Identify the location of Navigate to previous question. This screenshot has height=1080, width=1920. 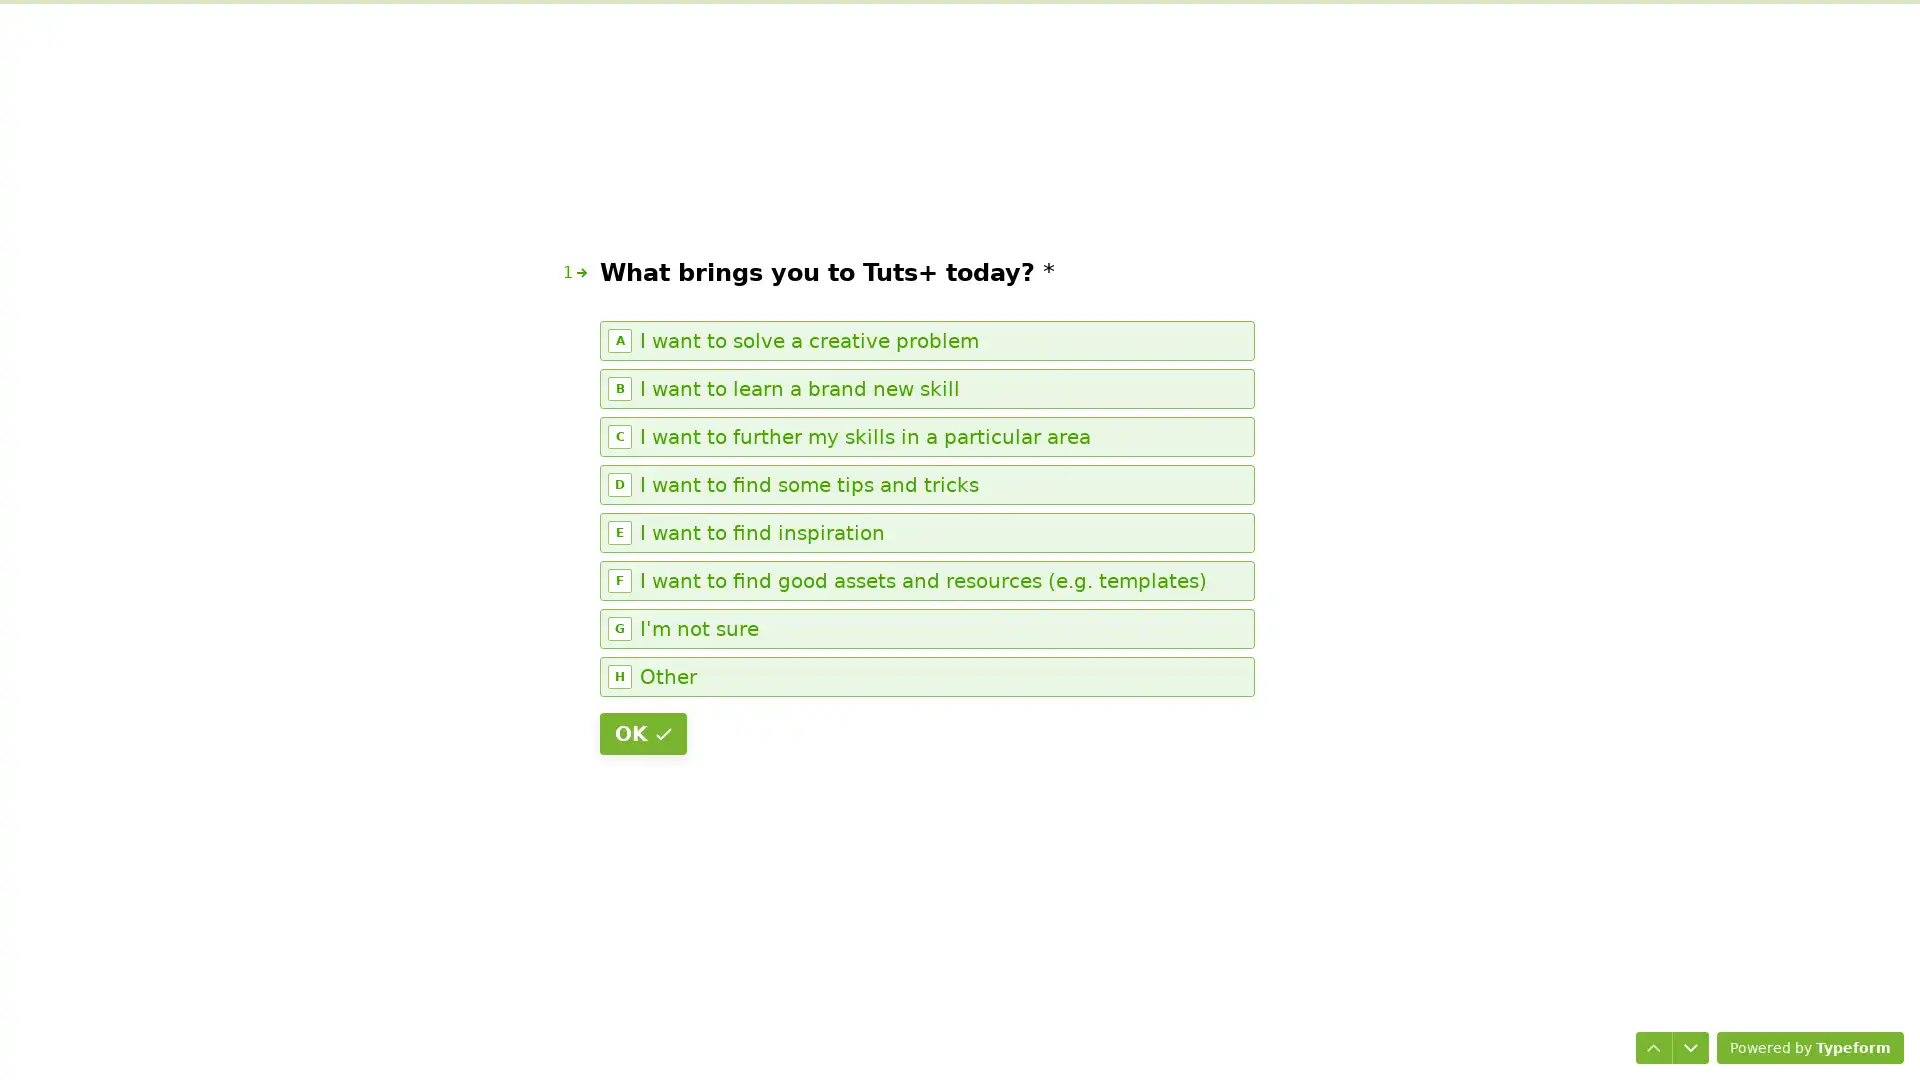
(1646, 1039).